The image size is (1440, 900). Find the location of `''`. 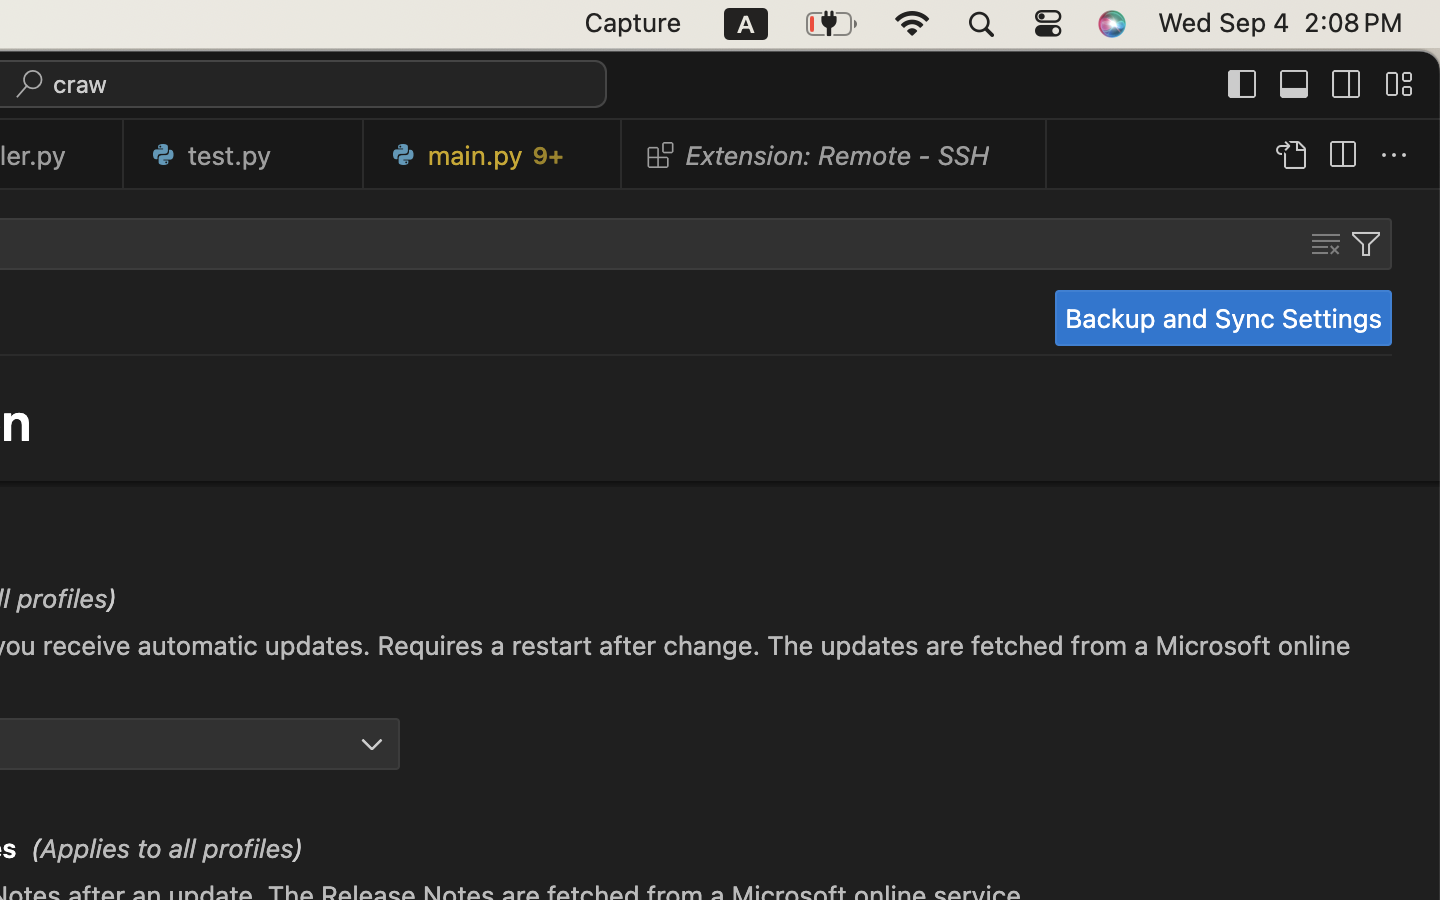

'' is located at coordinates (1289, 155).